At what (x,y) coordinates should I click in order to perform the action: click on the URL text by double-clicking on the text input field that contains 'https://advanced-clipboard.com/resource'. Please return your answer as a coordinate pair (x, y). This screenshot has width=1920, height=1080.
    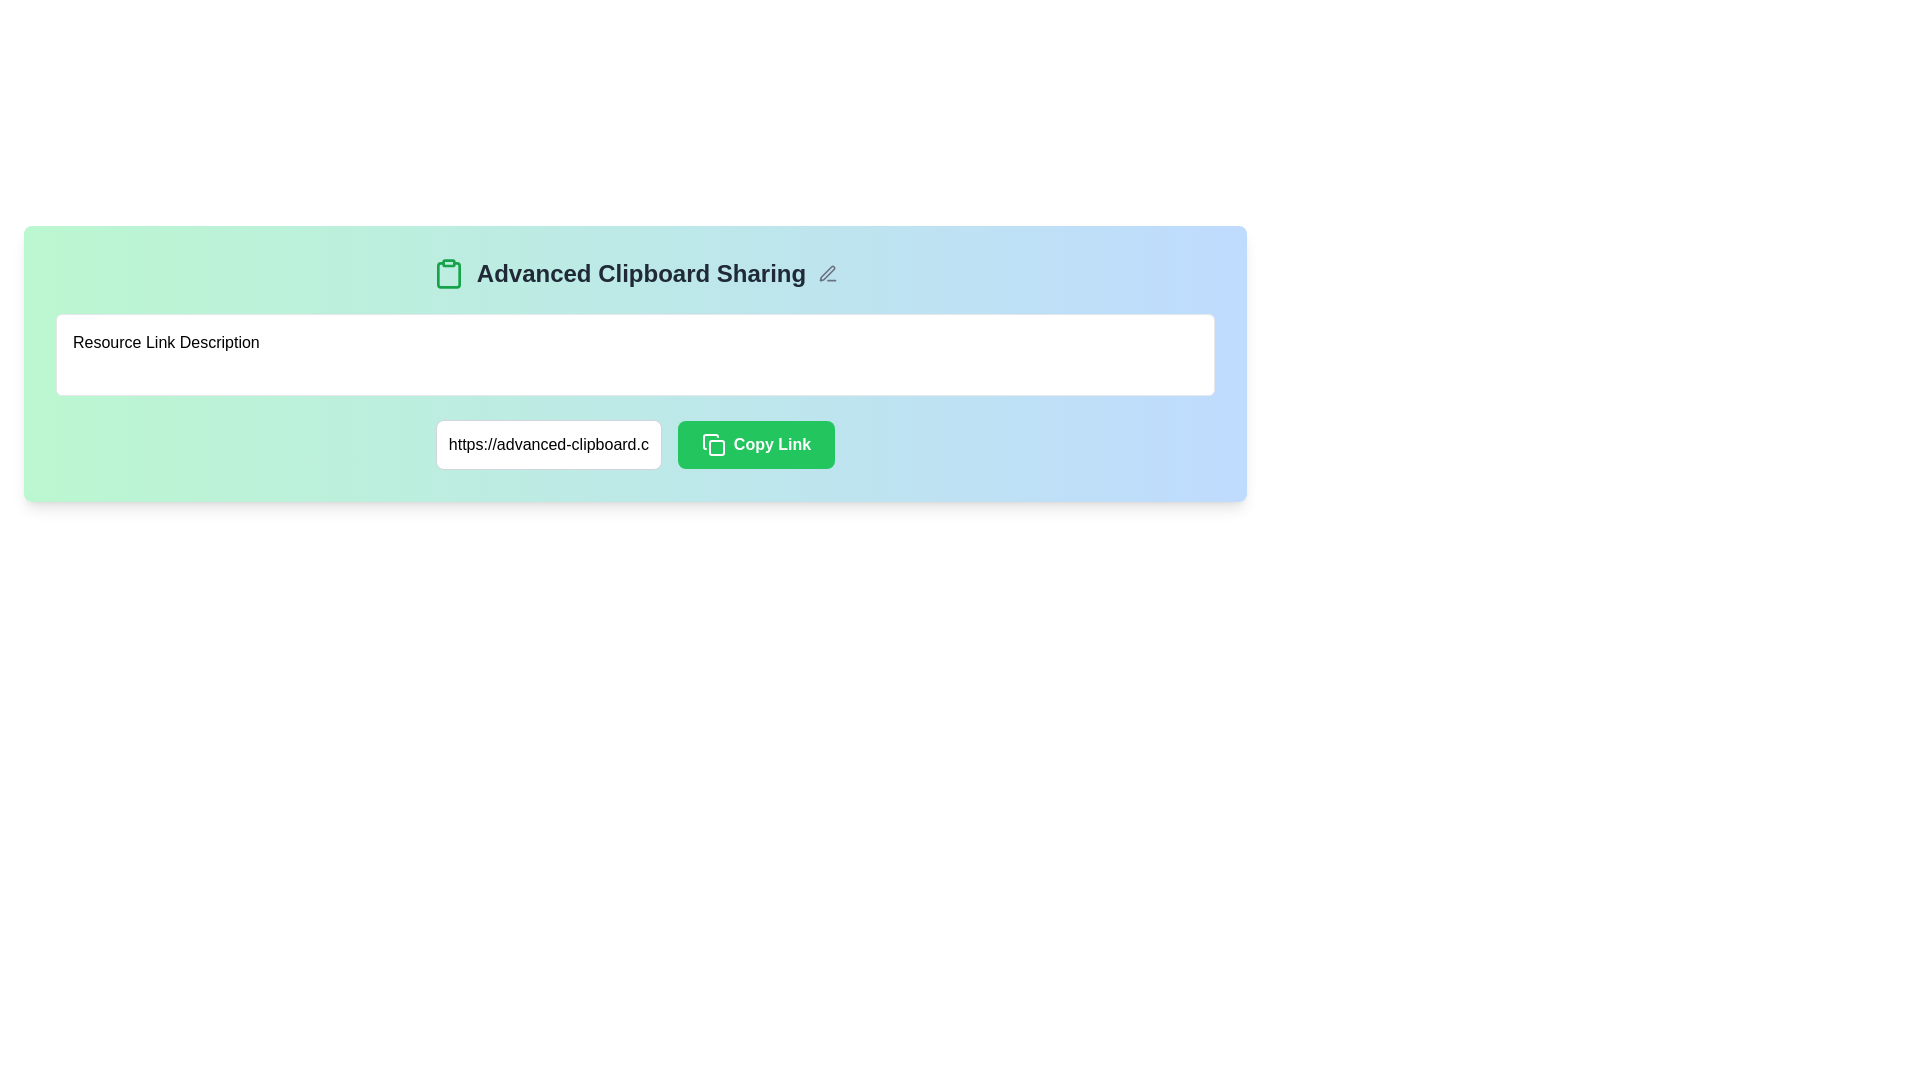
    Looking at the image, I should click on (548, 443).